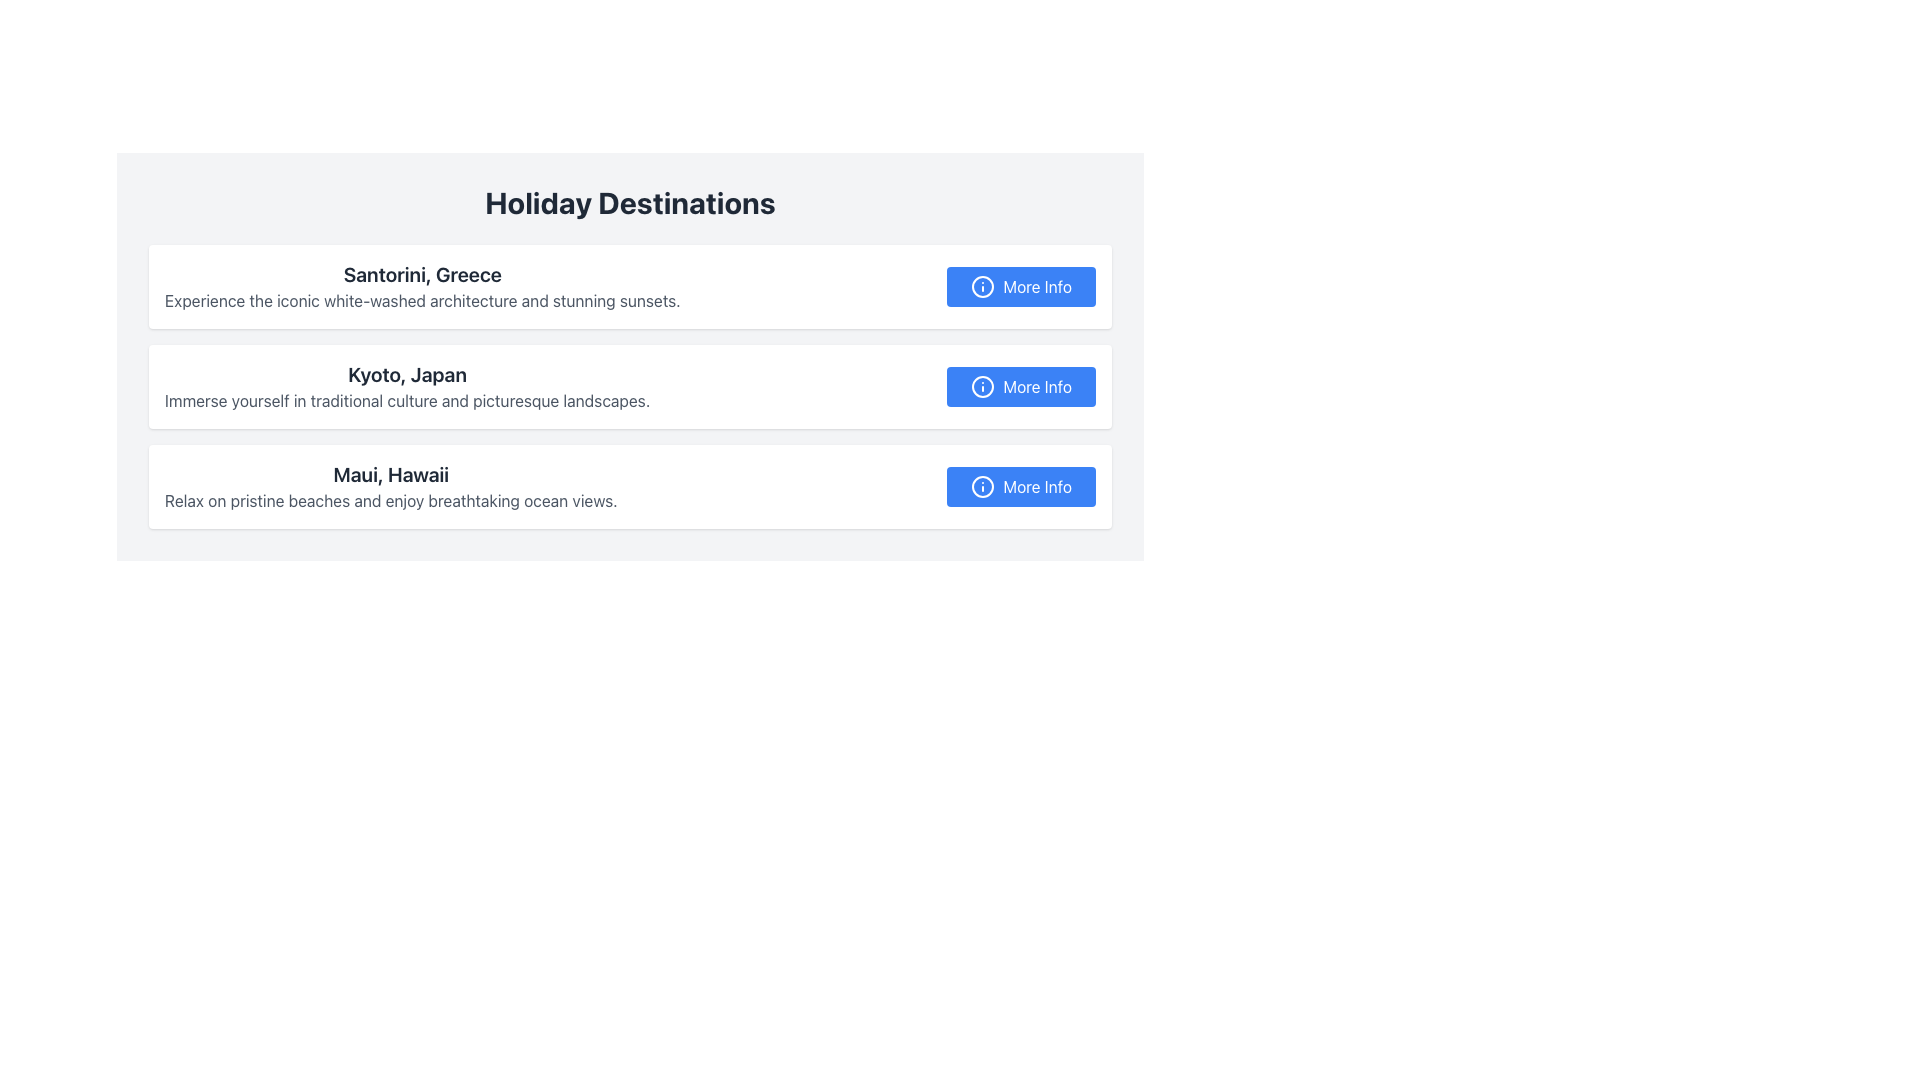  Describe the element at coordinates (983, 286) in the screenshot. I see `the 'More Info' icon associated with the first list item for 'Santorini, Greece'` at that location.